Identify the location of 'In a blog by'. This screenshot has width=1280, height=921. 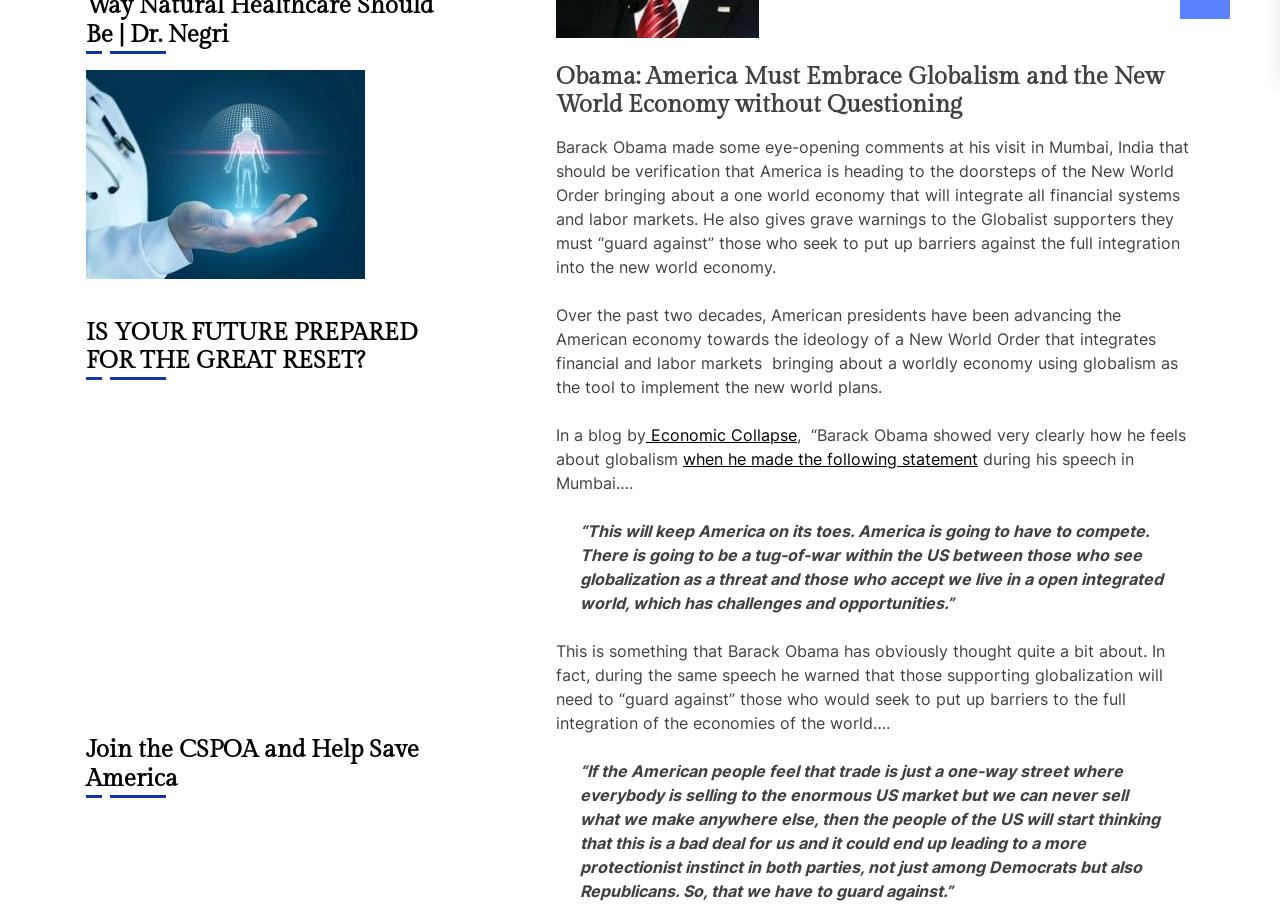
(599, 434).